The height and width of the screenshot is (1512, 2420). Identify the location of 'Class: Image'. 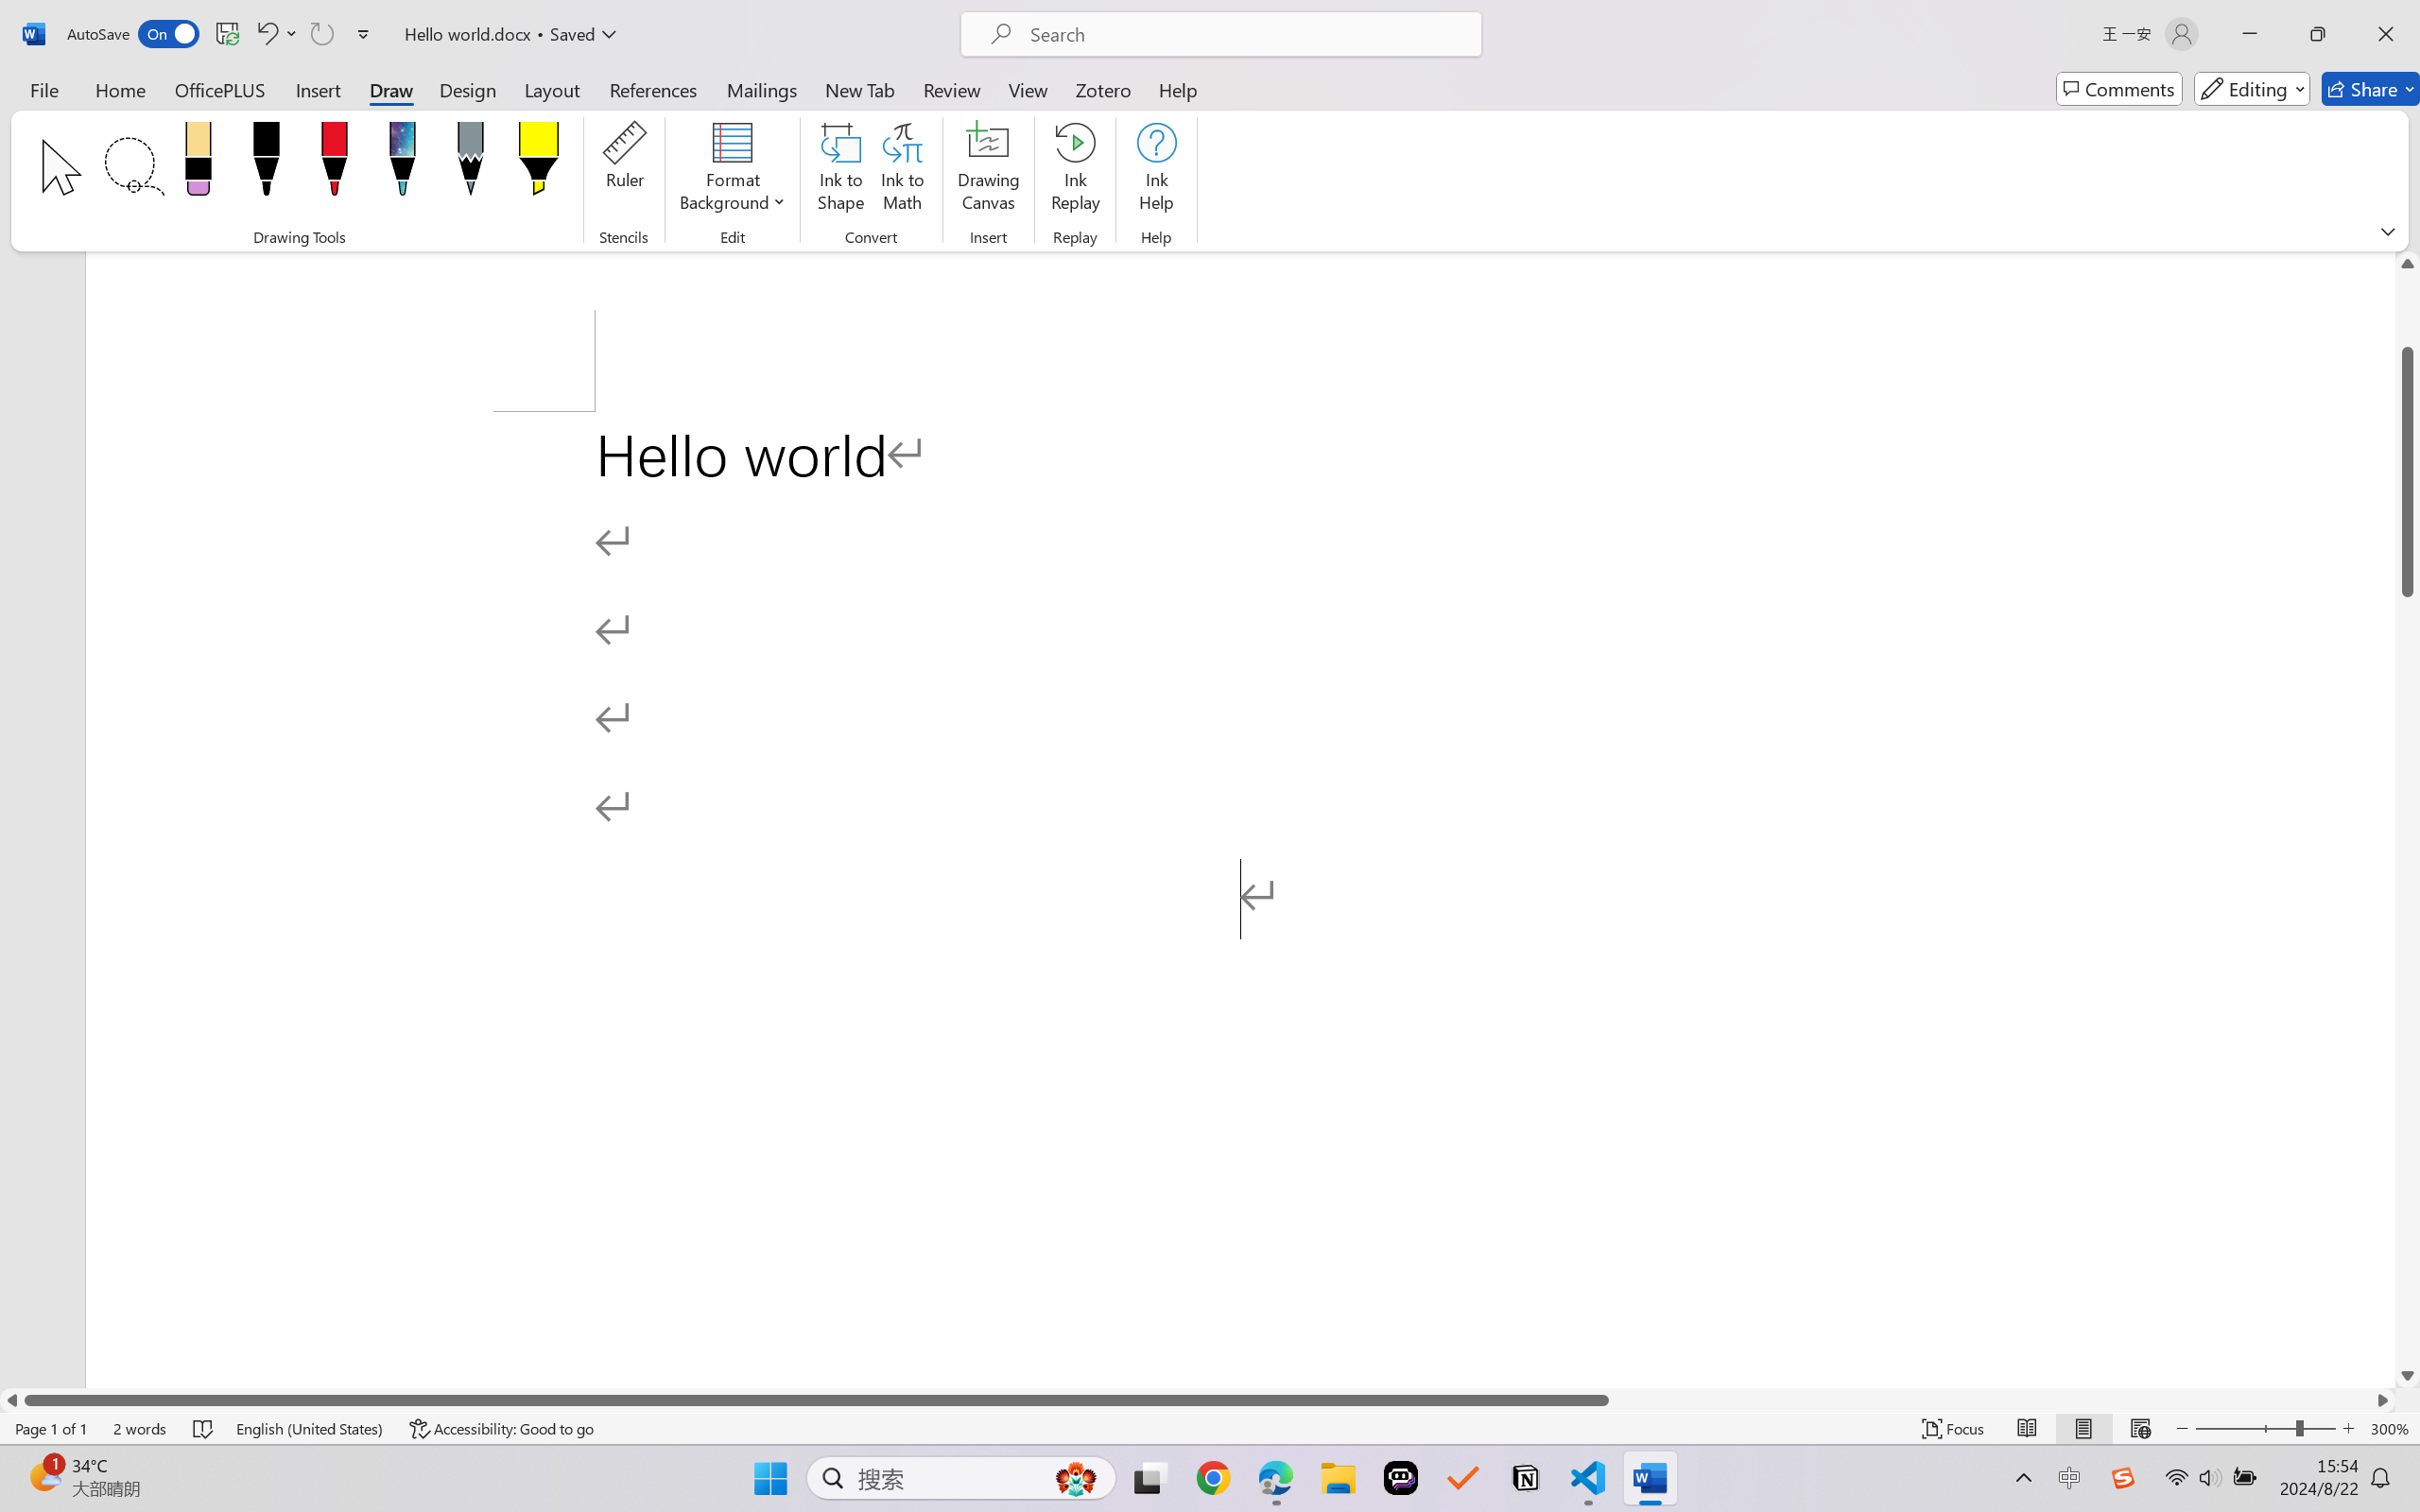
(2122, 1478).